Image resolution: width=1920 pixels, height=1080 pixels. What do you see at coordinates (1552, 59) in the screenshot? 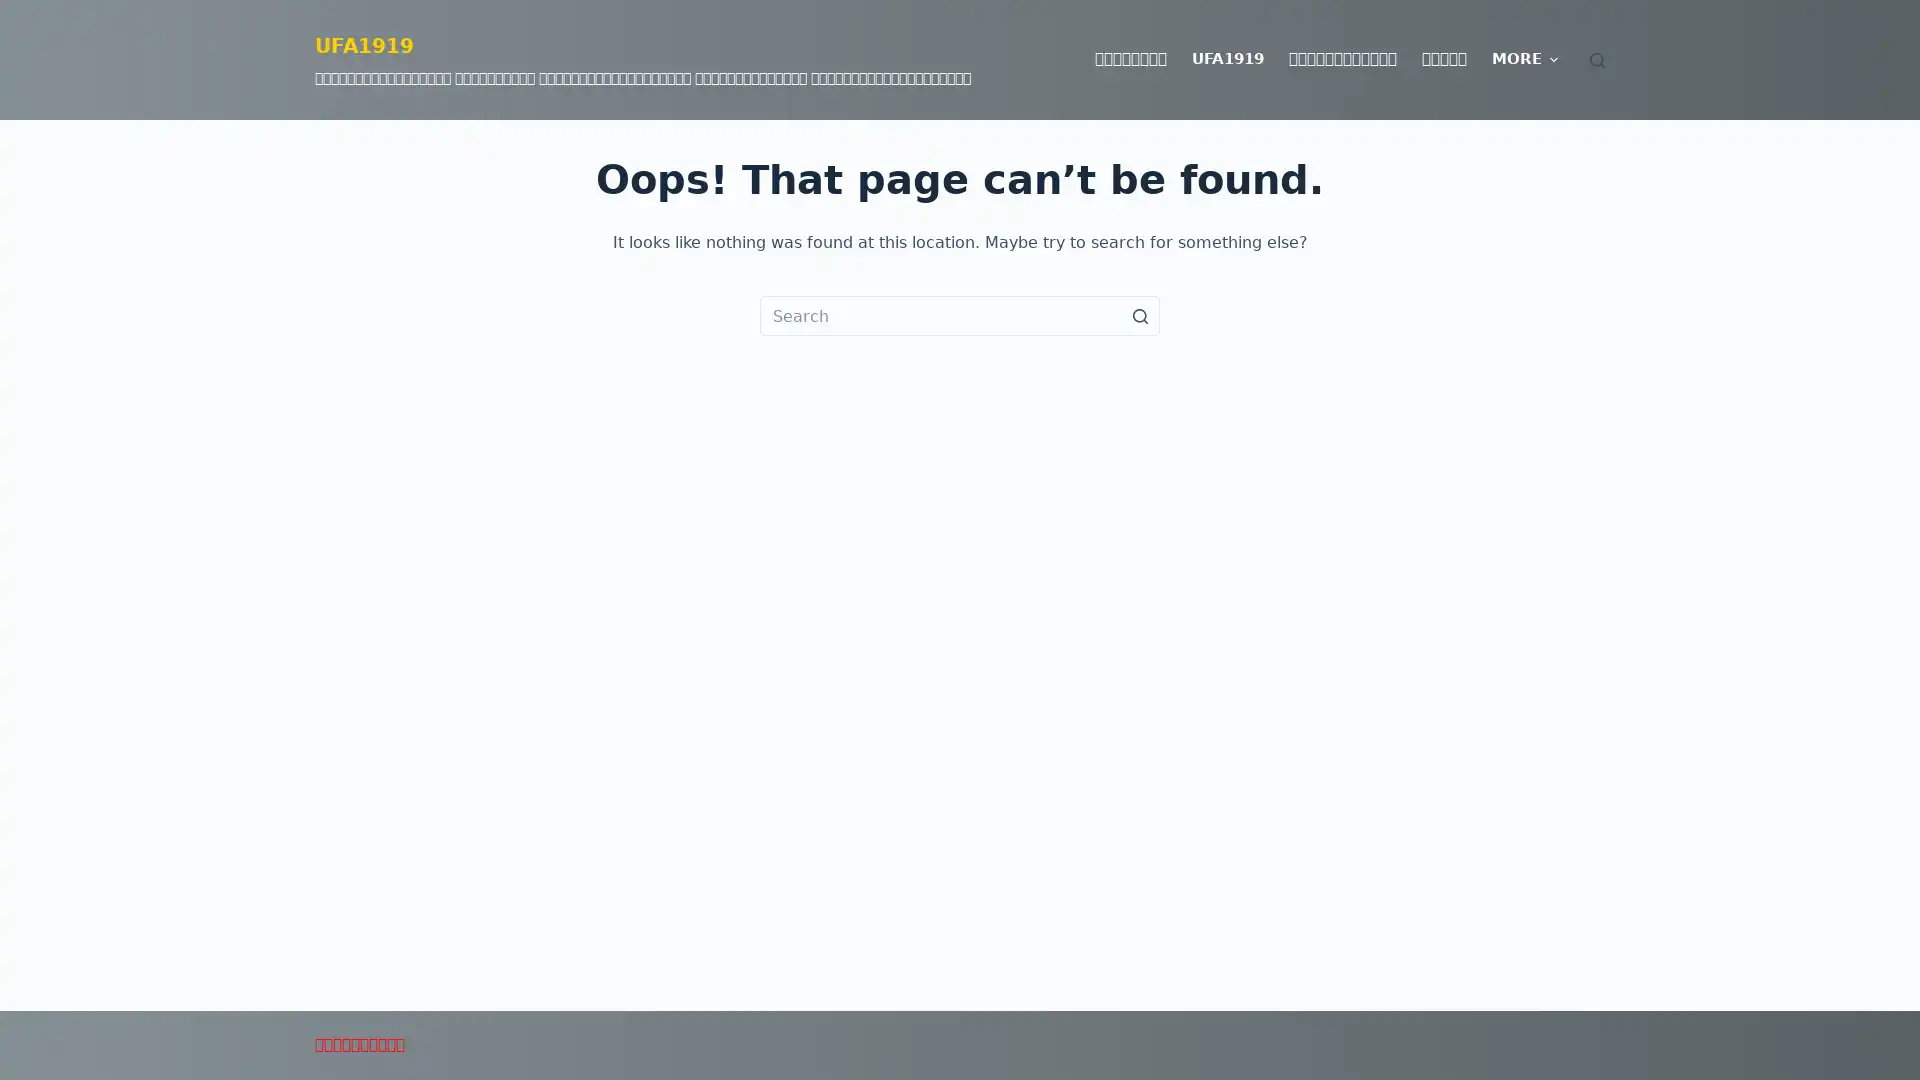
I see `Expand dropdown menu` at bounding box center [1552, 59].